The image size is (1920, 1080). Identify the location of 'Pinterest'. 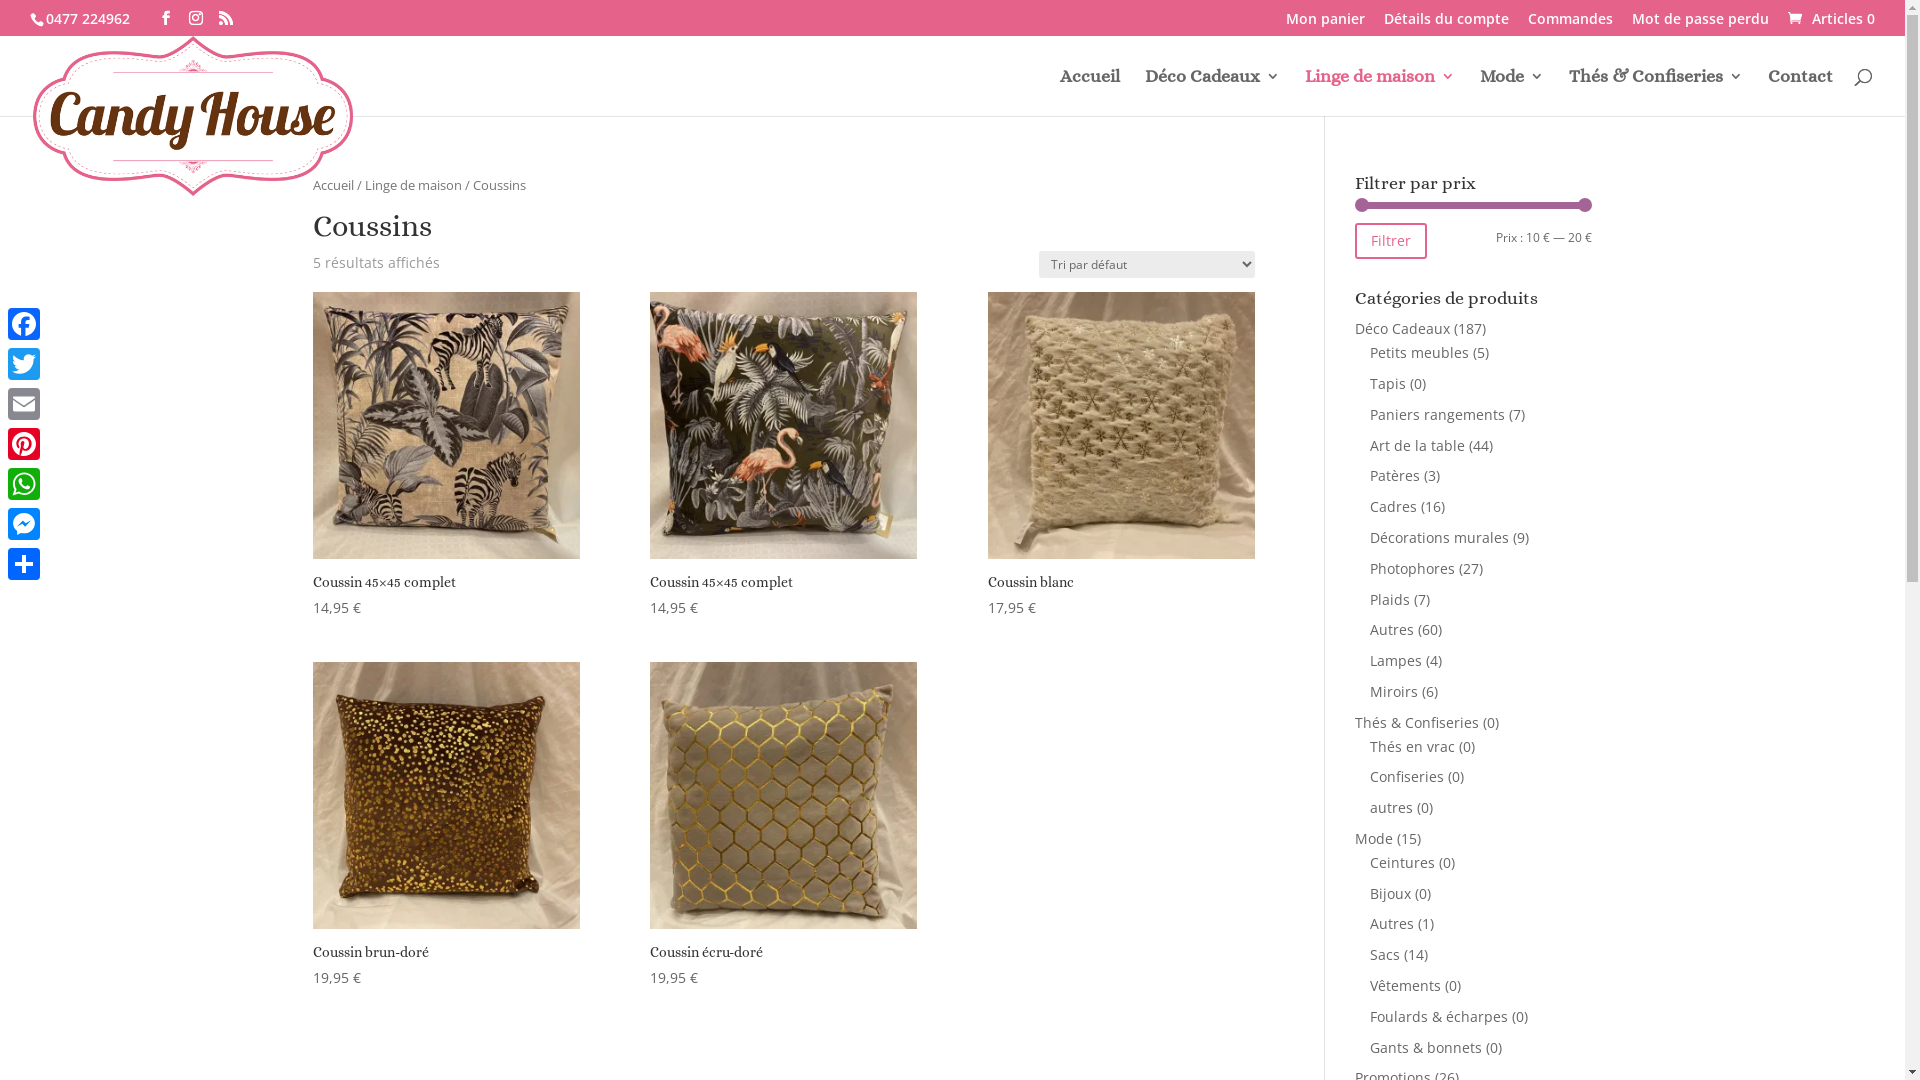
(24, 442).